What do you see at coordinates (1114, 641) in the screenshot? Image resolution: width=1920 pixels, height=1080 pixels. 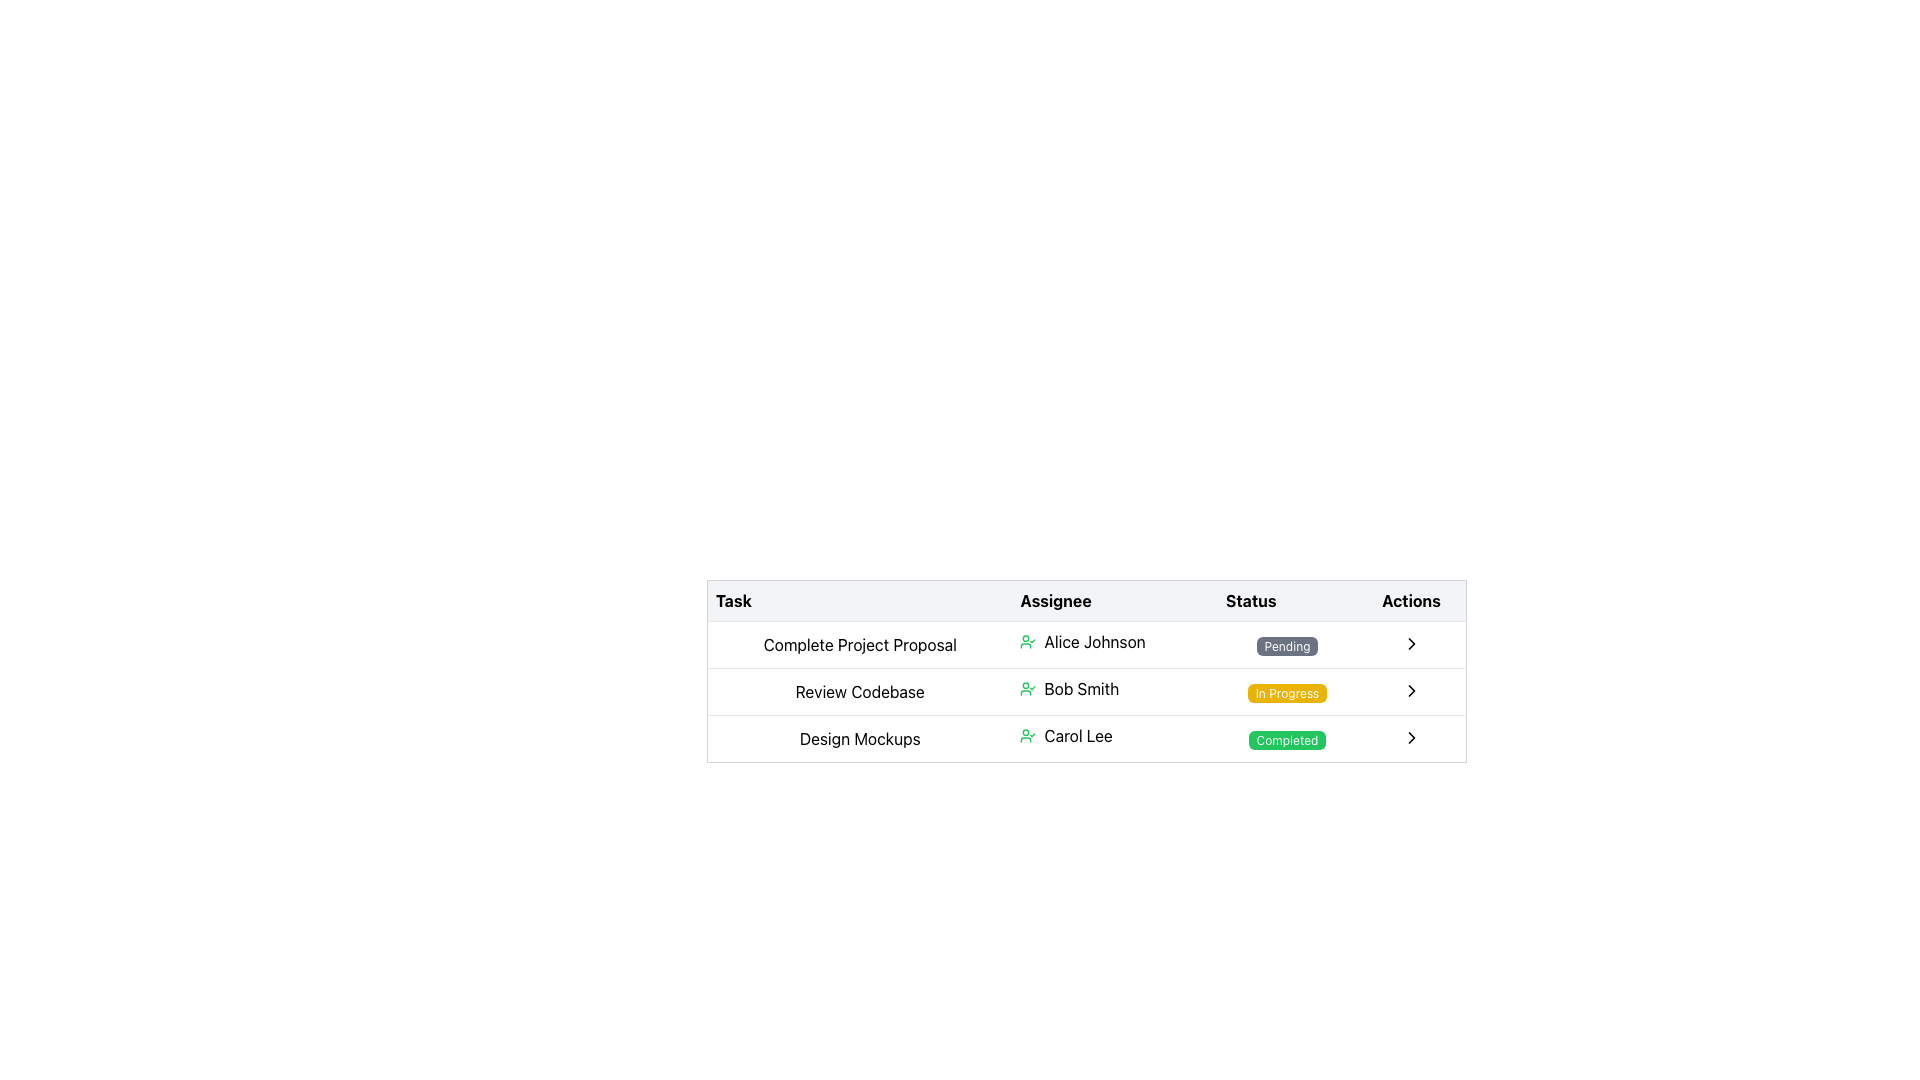 I see `the 'Assignee' text with icon element in the first row of the task table for 'Complete Project Proposal'` at bounding box center [1114, 641].